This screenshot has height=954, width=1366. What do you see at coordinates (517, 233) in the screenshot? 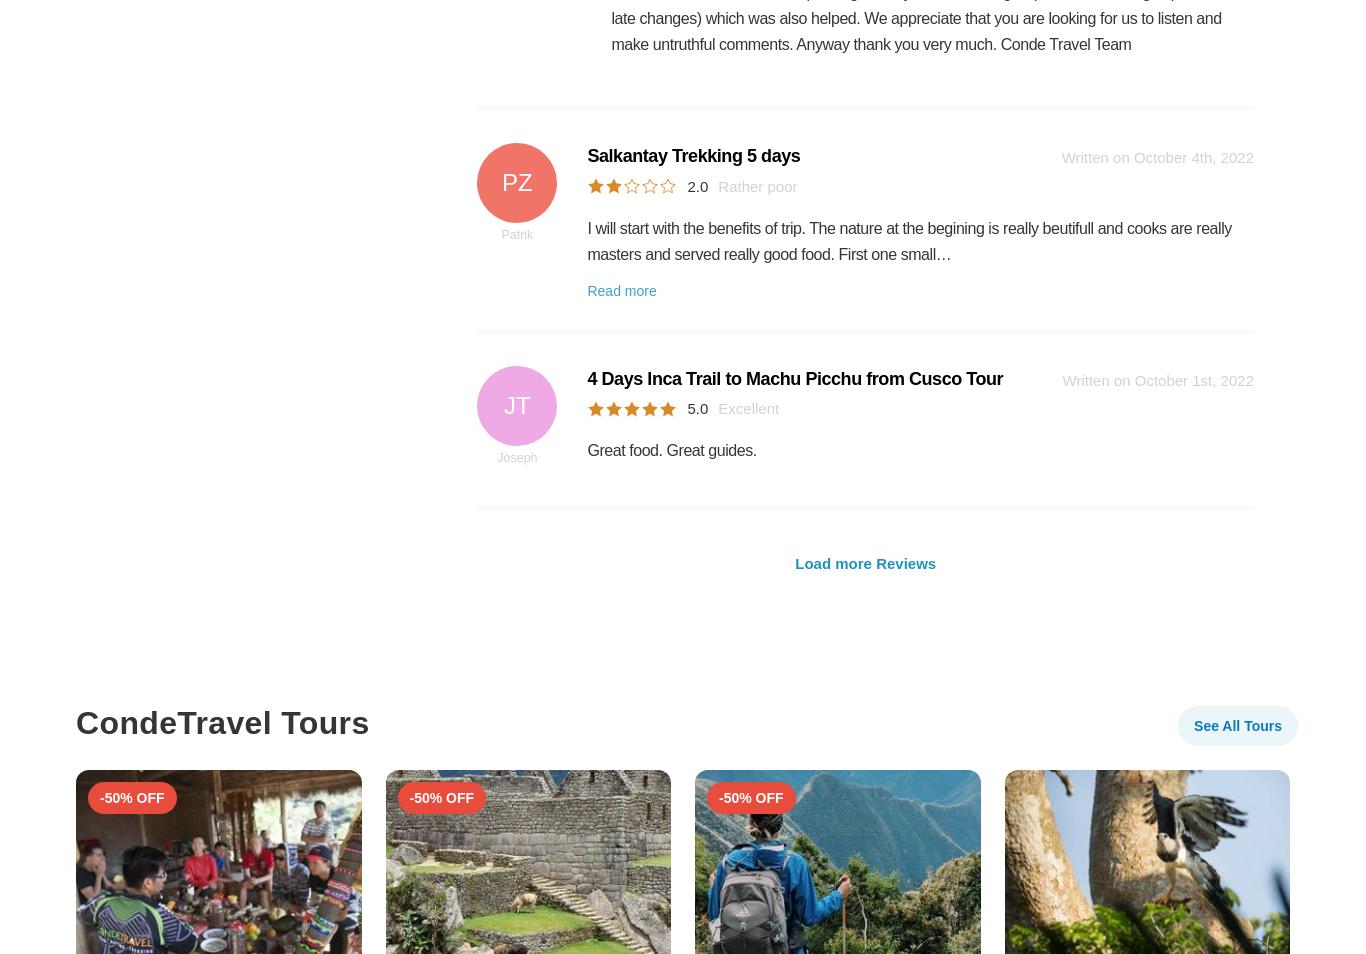
I see `'Patrik'` at bounding box center [517, 233].